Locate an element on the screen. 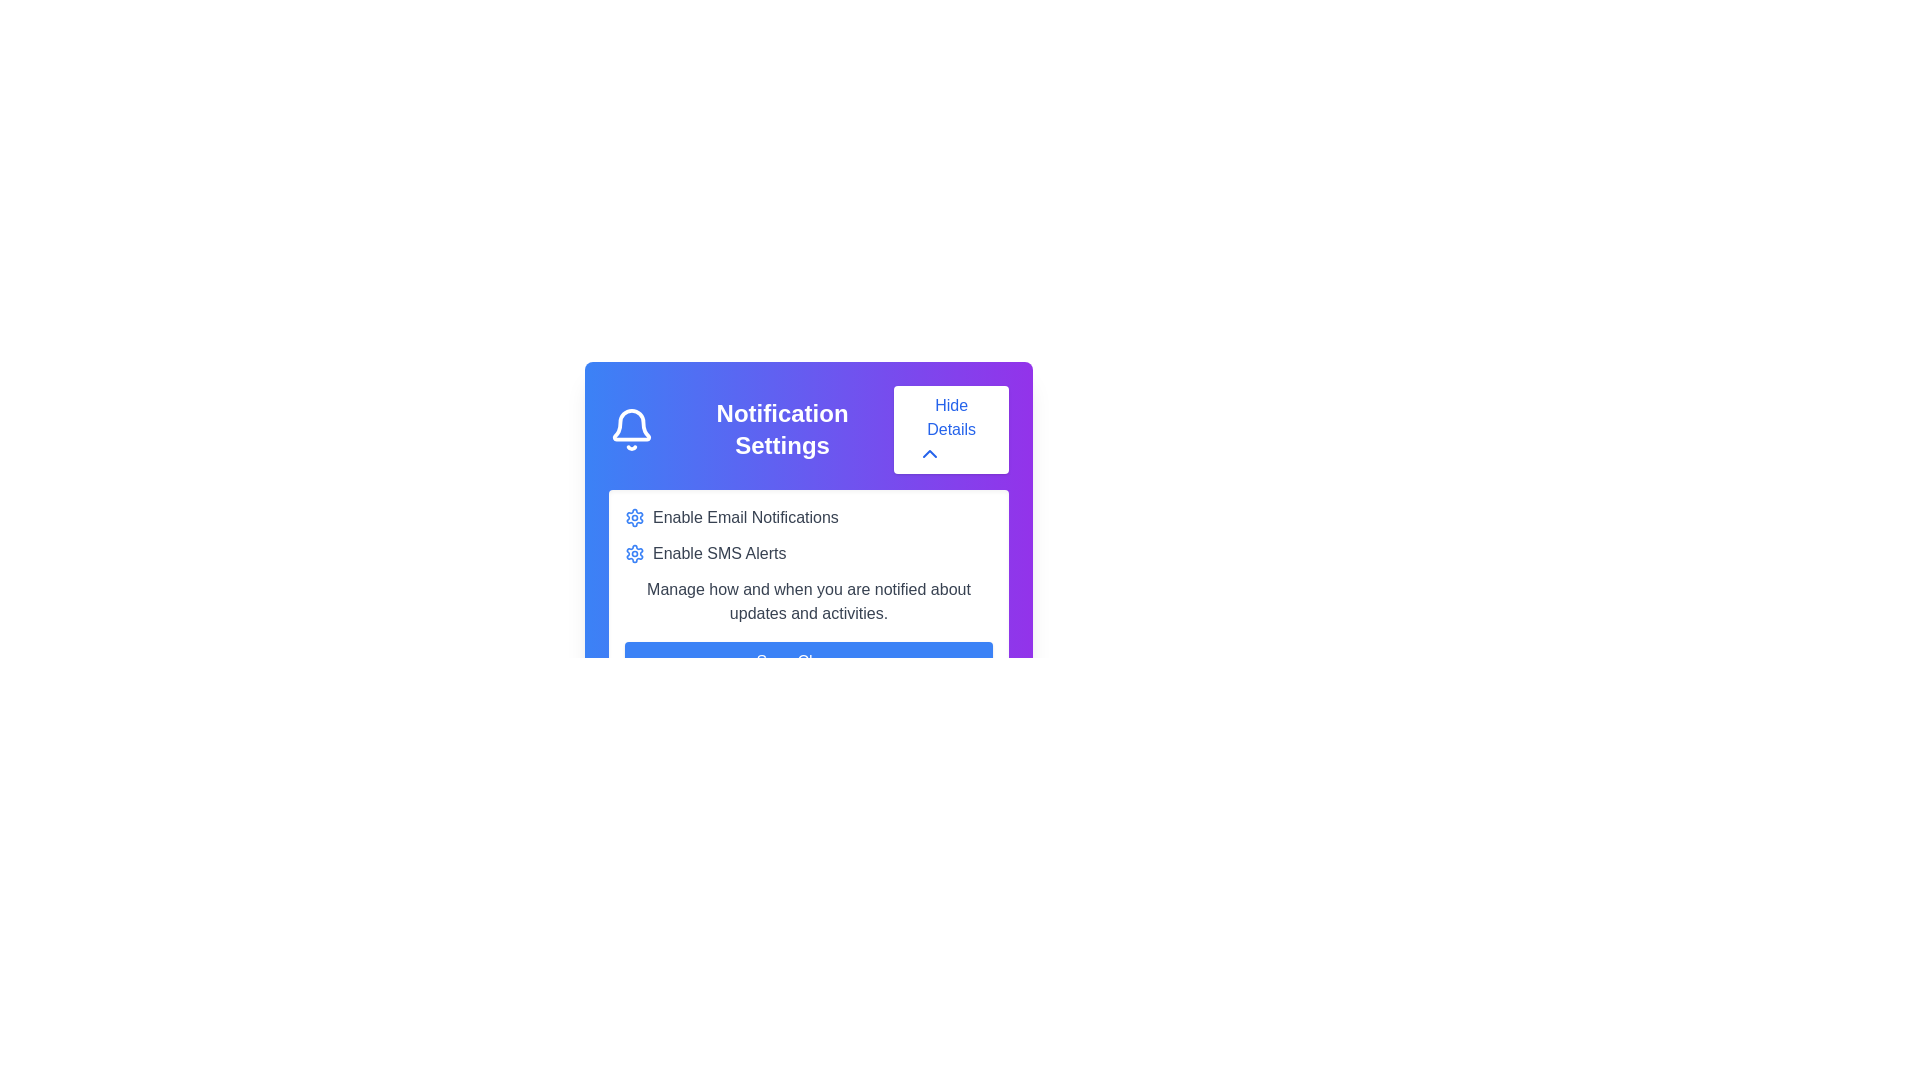 The image size is (1920, 1080). the label with icon that conveys the setting option for enabling email notifications, located at the top of the vertical list of settings is located at coordinates (809, 516).